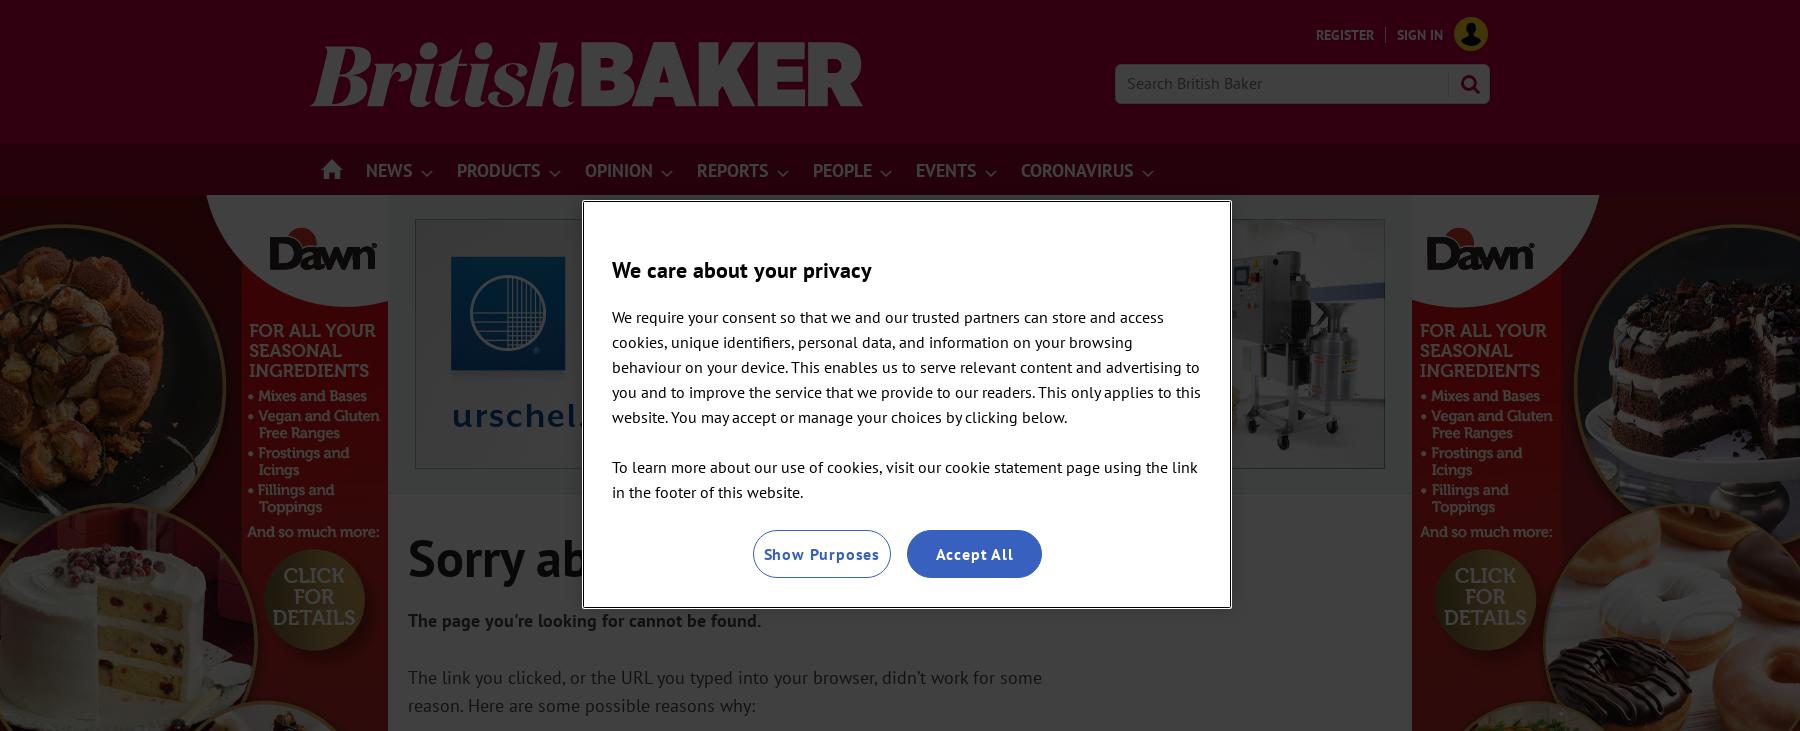 Image resolution: width=1800 pixels, height=731 pixels. Describe the element at coordinates (842, 170) in the screenshot. I see `'People'` at that location.